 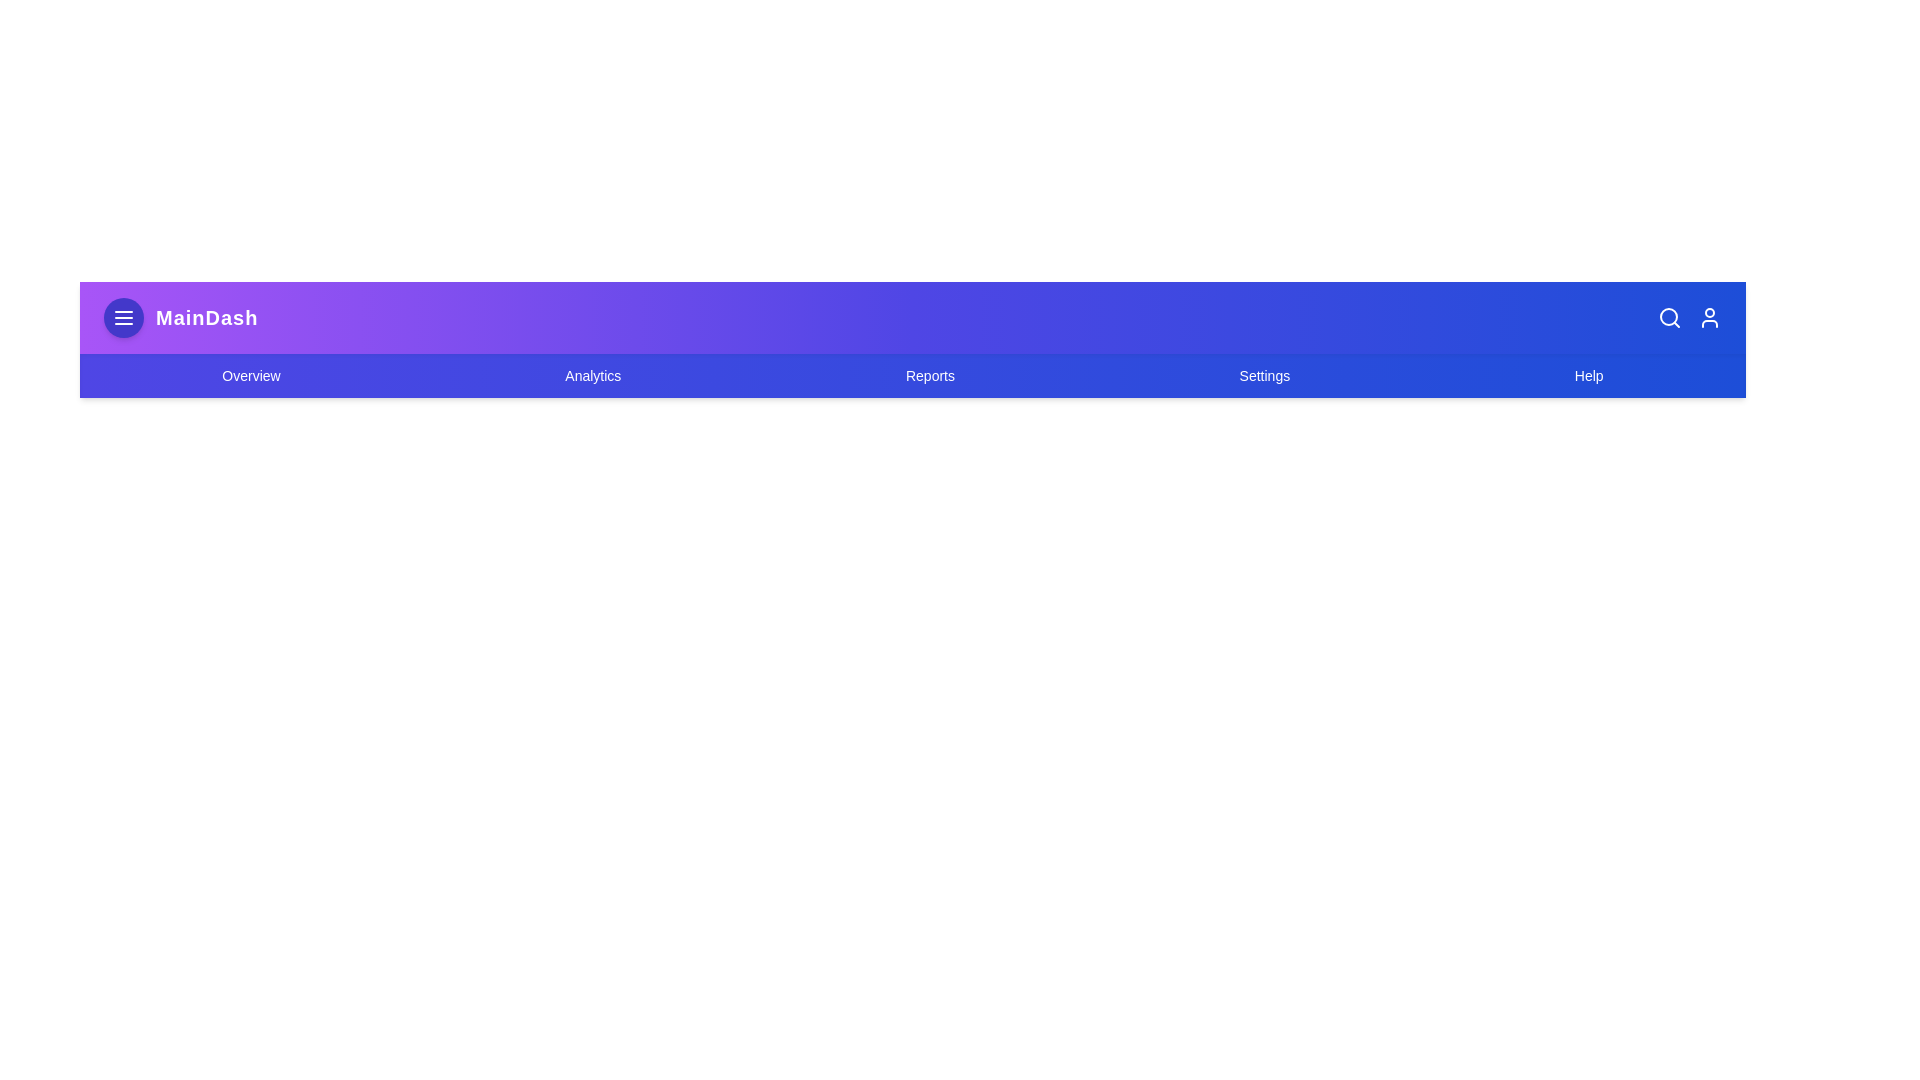 What do you see at coordinates (123, 316) in the screenshot?
I see `the menu icon to toggle the side menu` at bounding box center [123, 316].